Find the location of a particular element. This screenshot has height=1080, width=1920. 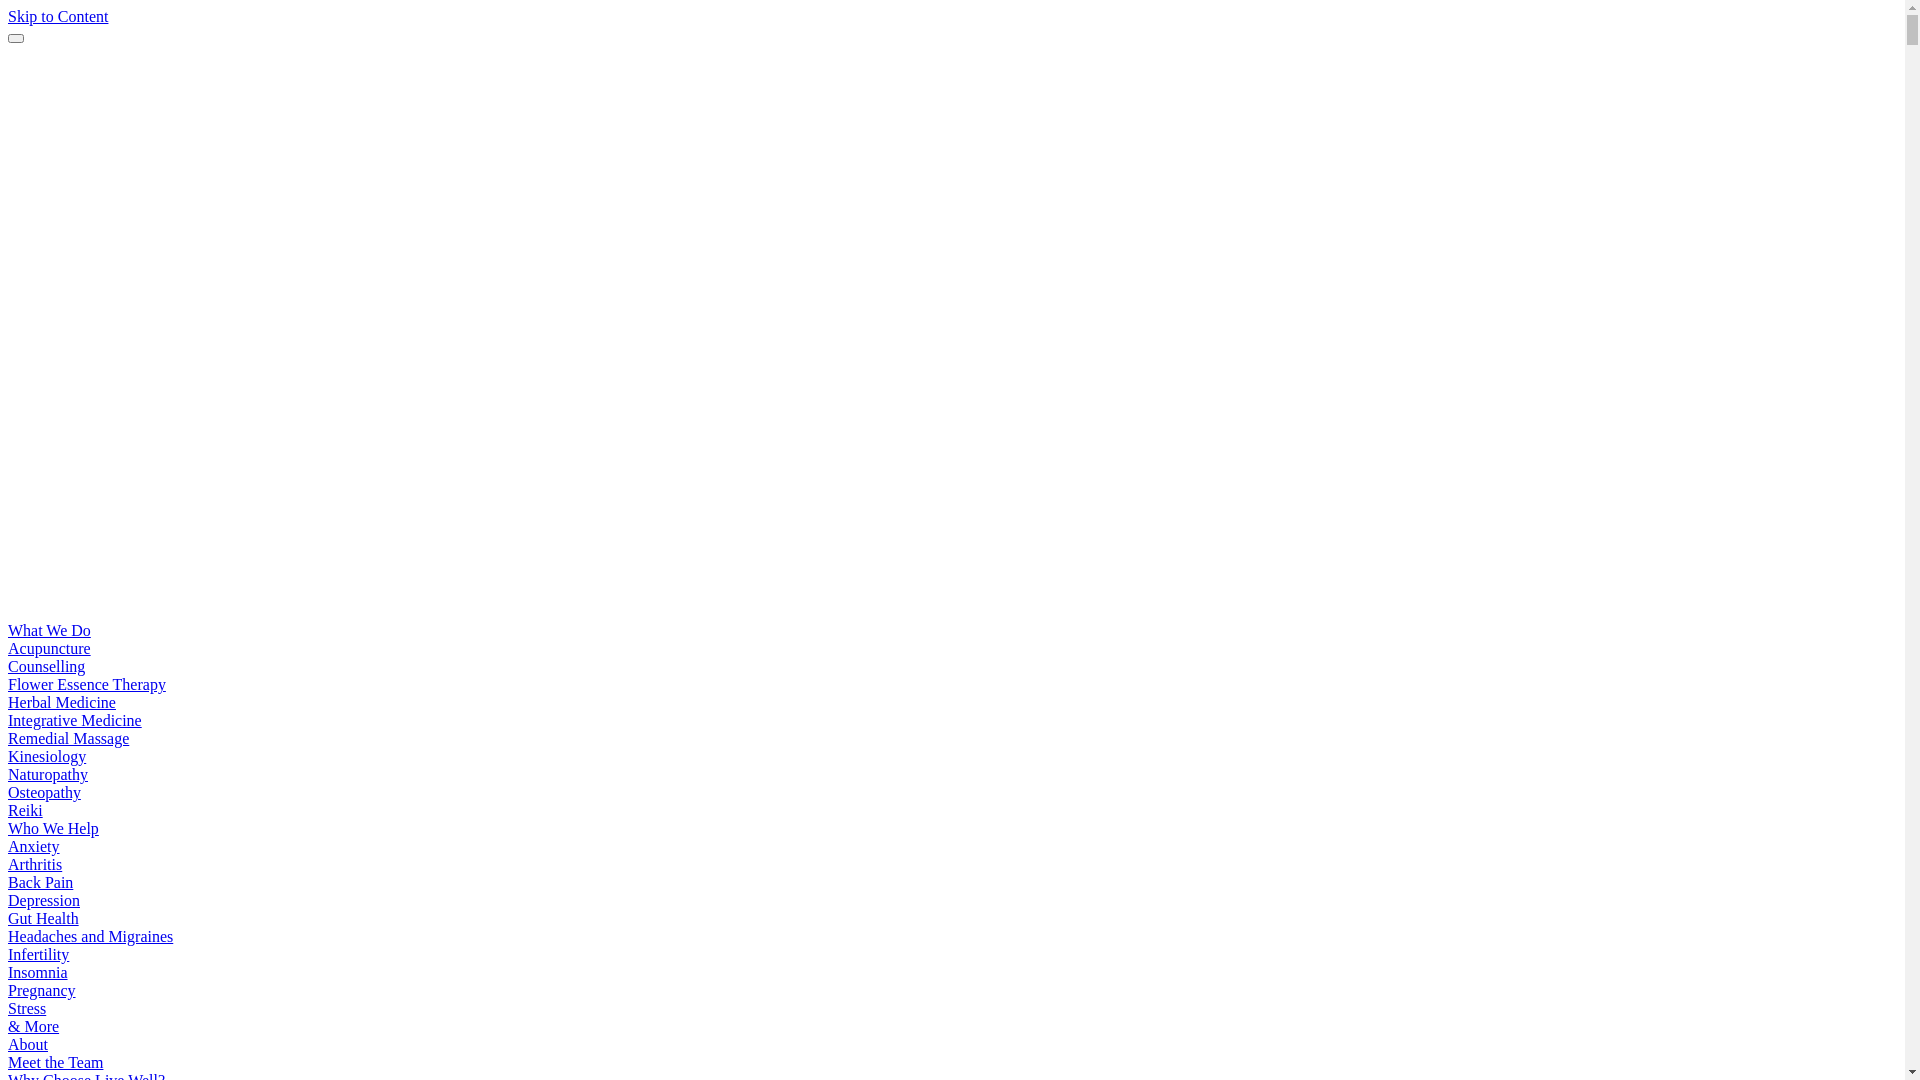

'Reiki' is located at coordinates (25, 810).